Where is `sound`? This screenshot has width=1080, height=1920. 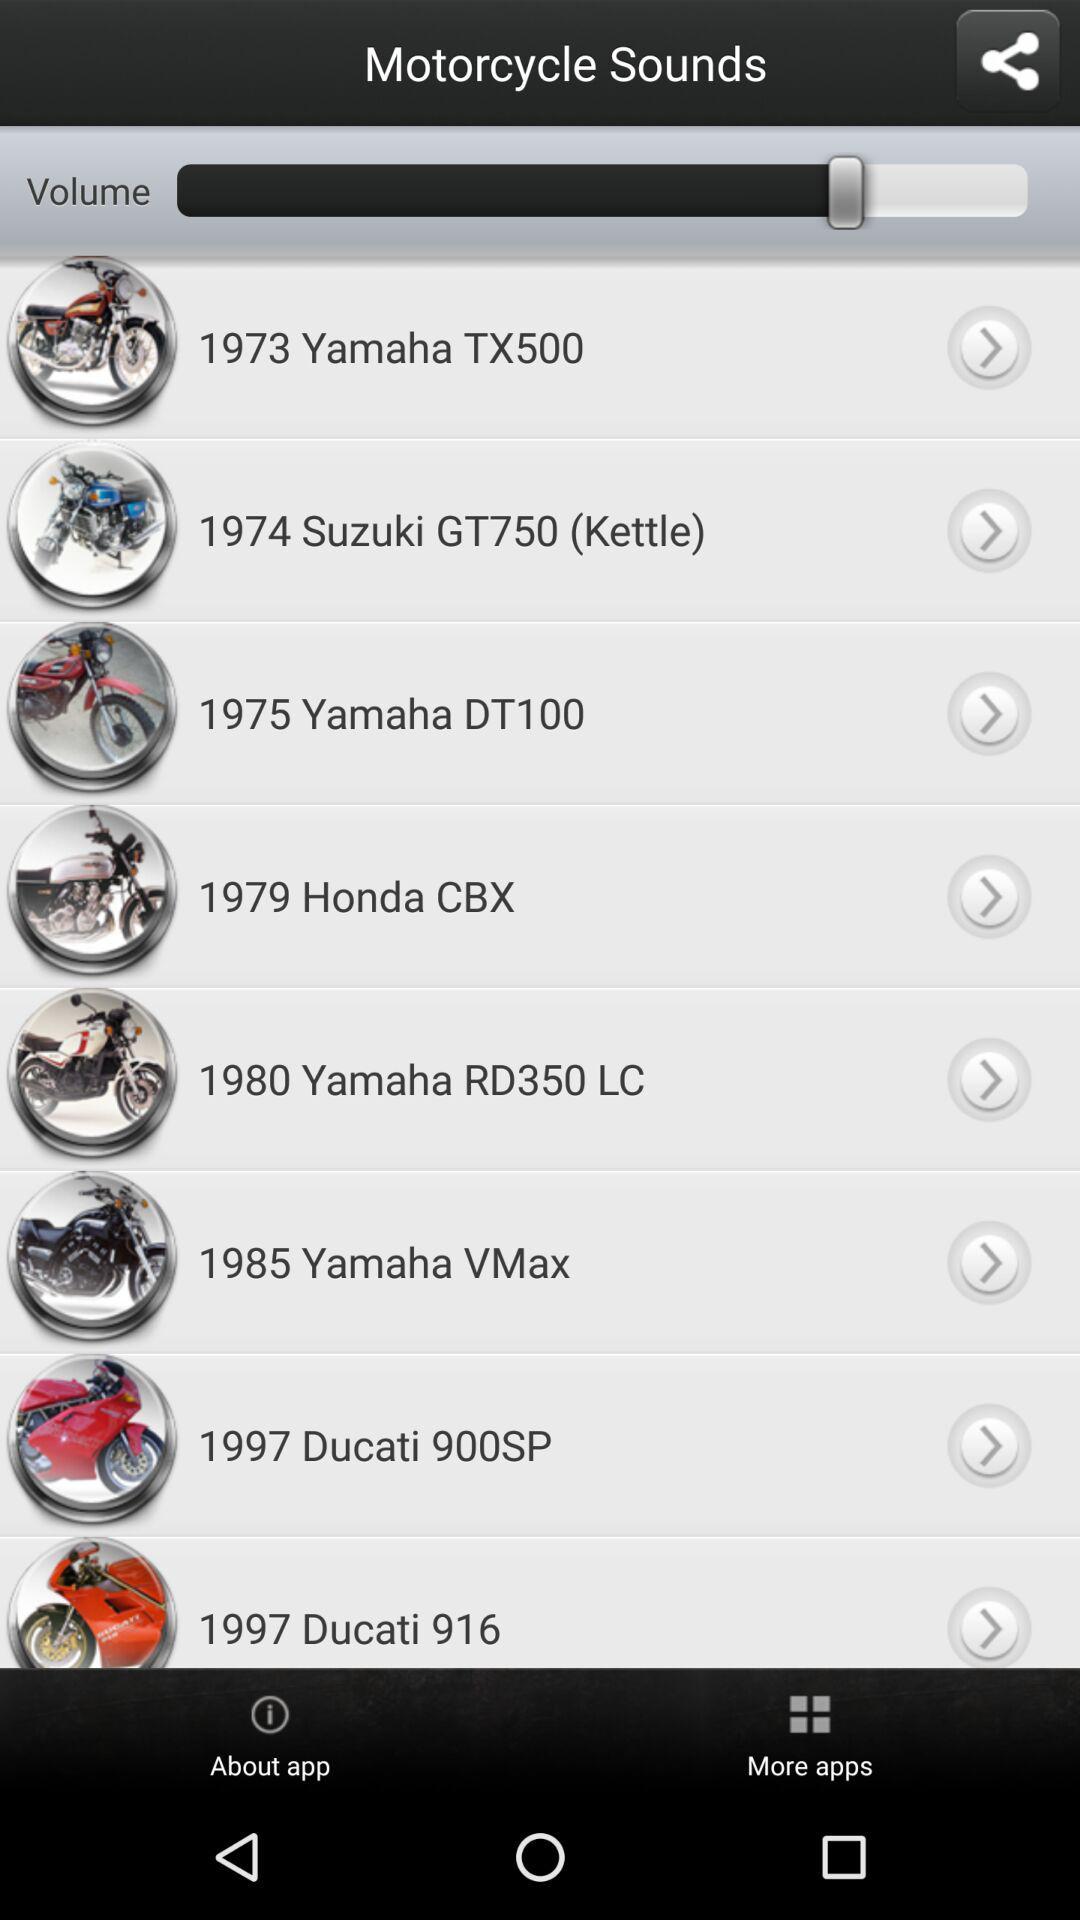 sound is located at coordinates (987, 346).